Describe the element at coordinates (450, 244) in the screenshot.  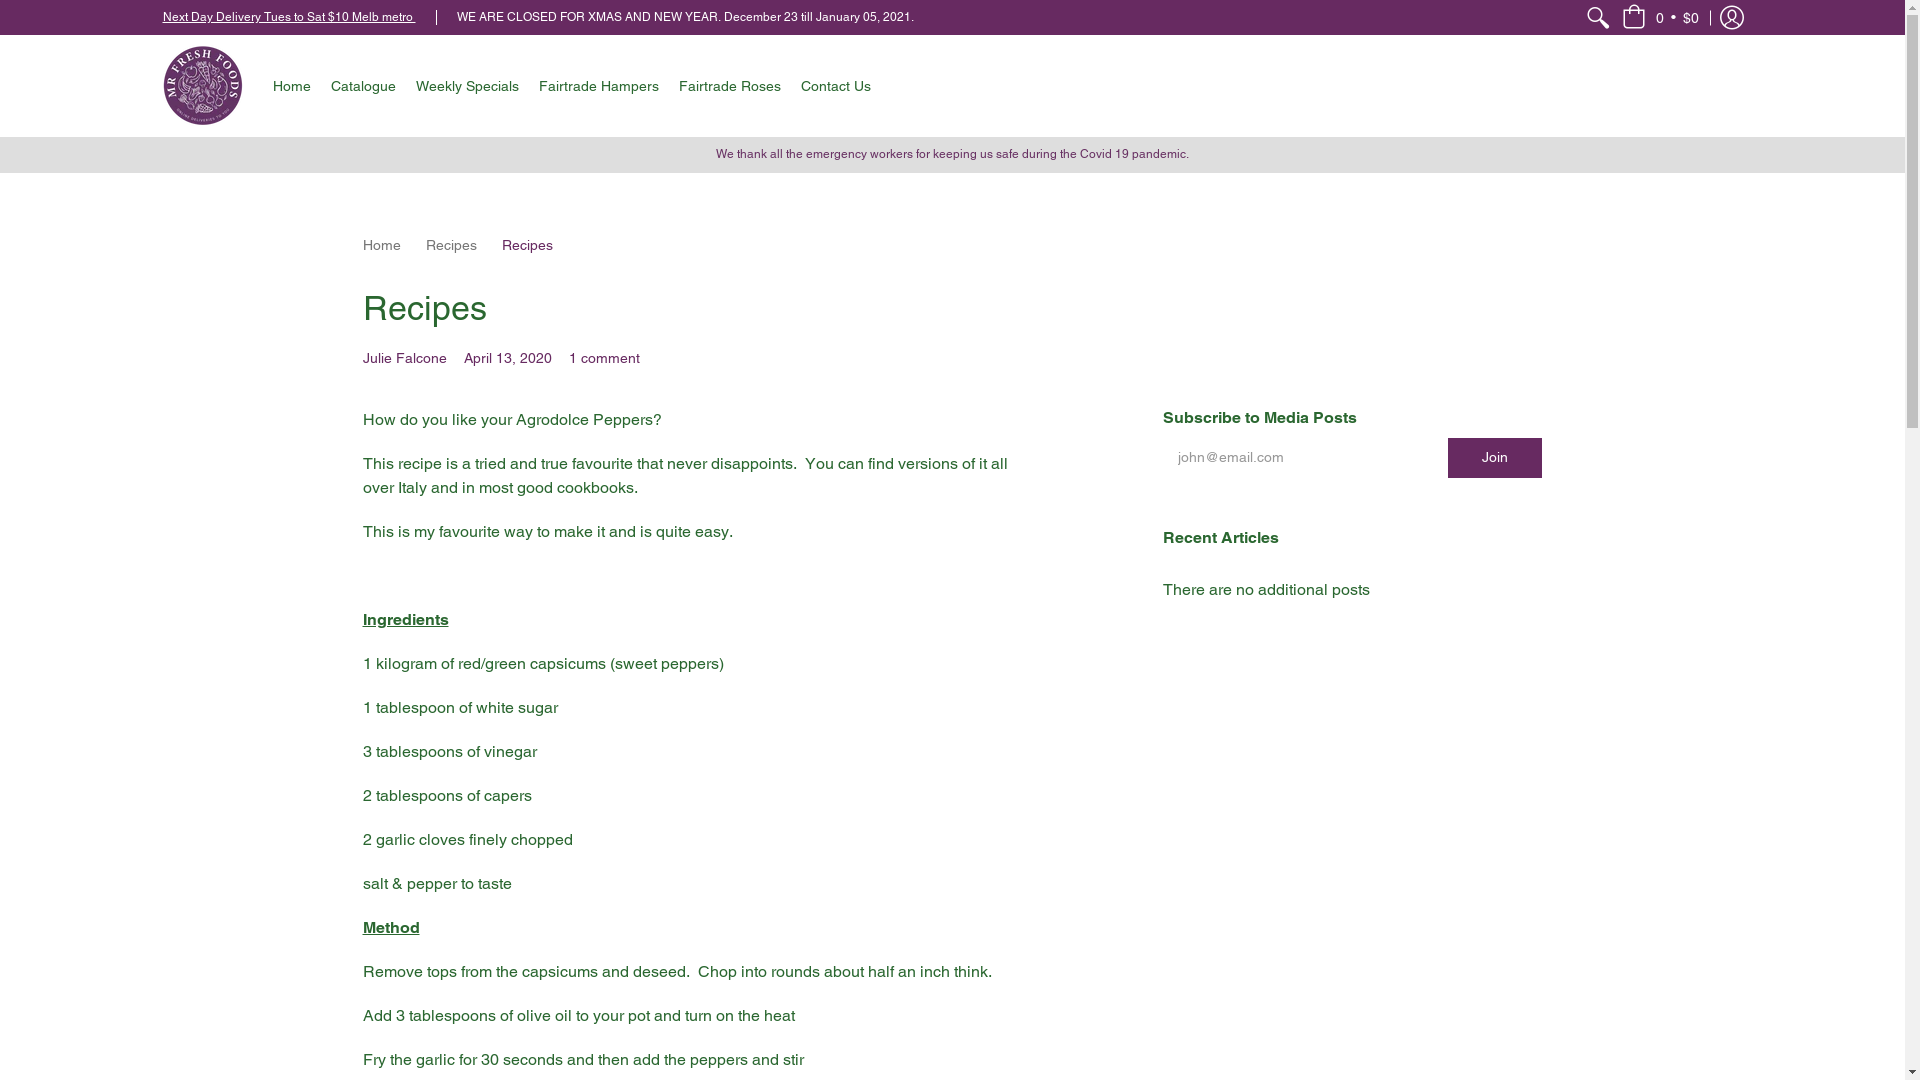
I see `'Recipes'` at that location.